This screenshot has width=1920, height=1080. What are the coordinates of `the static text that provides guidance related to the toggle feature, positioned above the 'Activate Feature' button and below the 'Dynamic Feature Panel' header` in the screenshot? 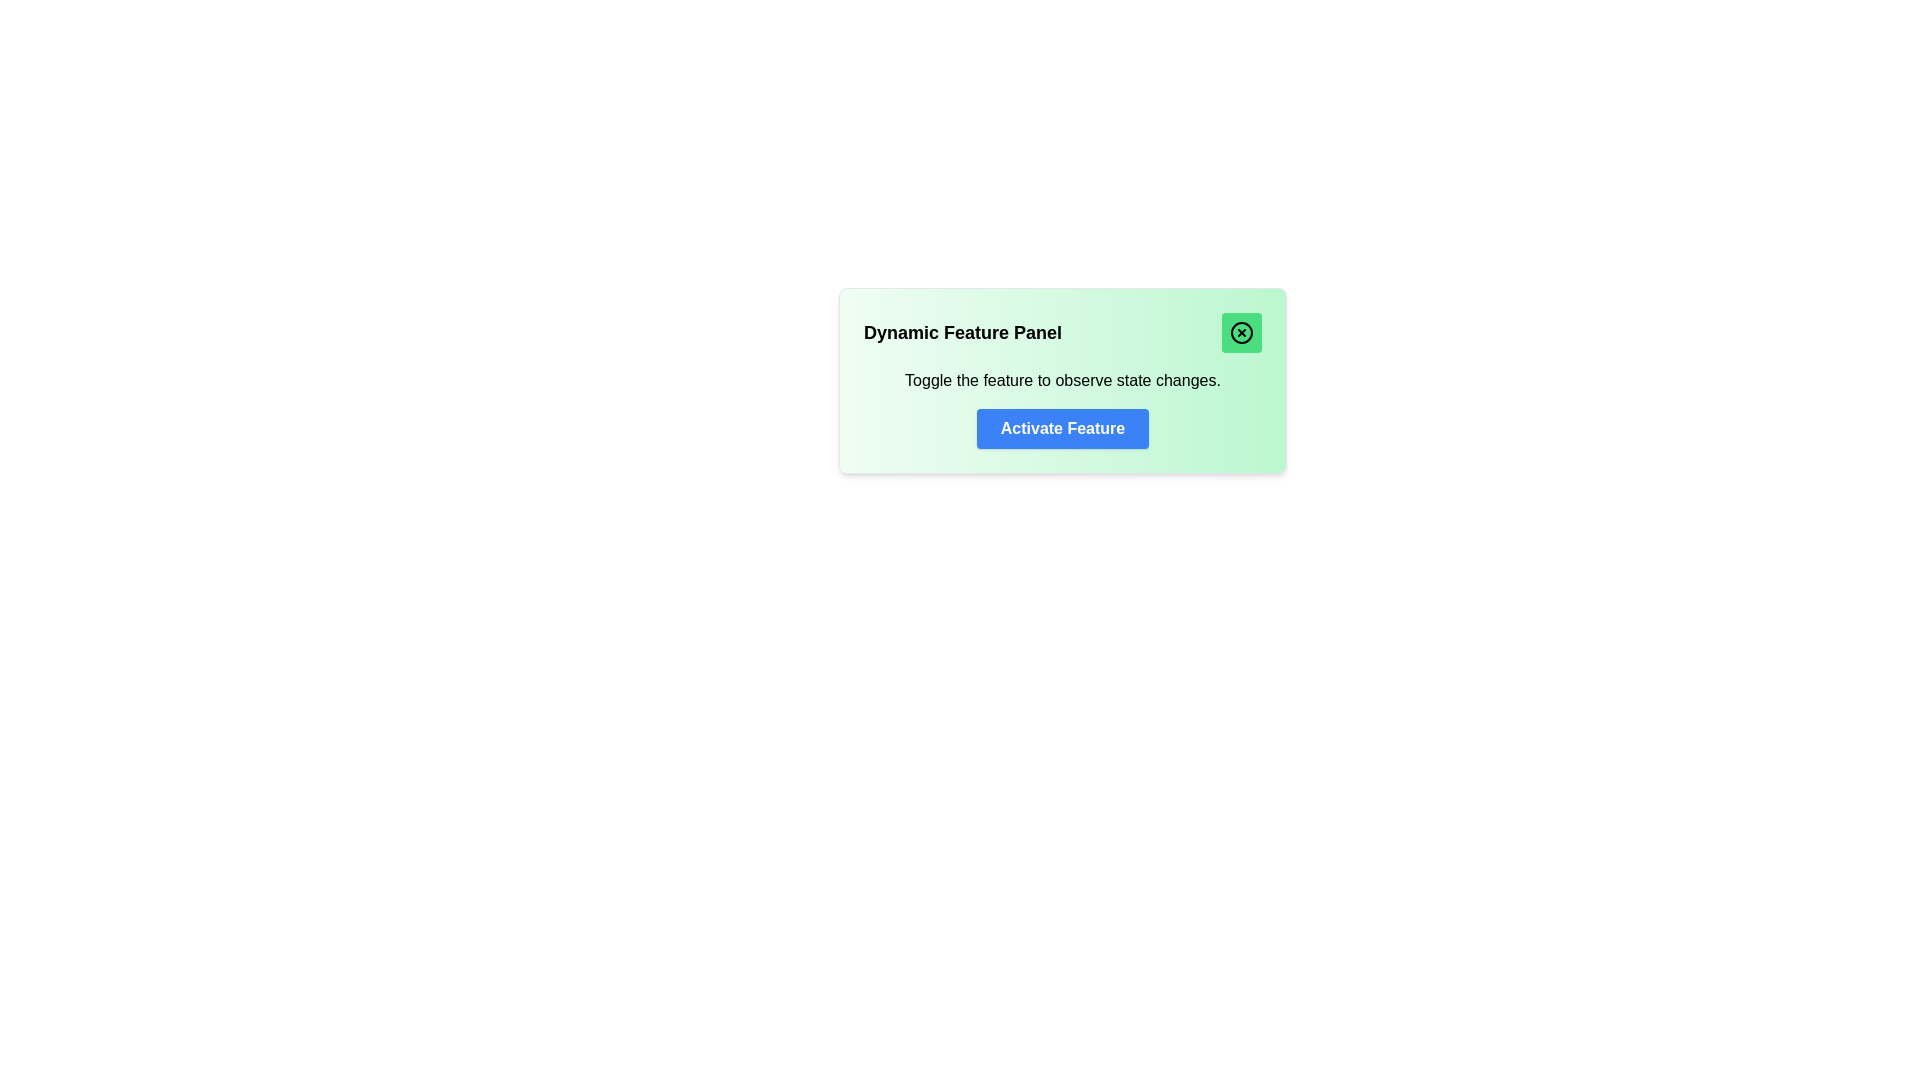 It's located at (1061, 381).